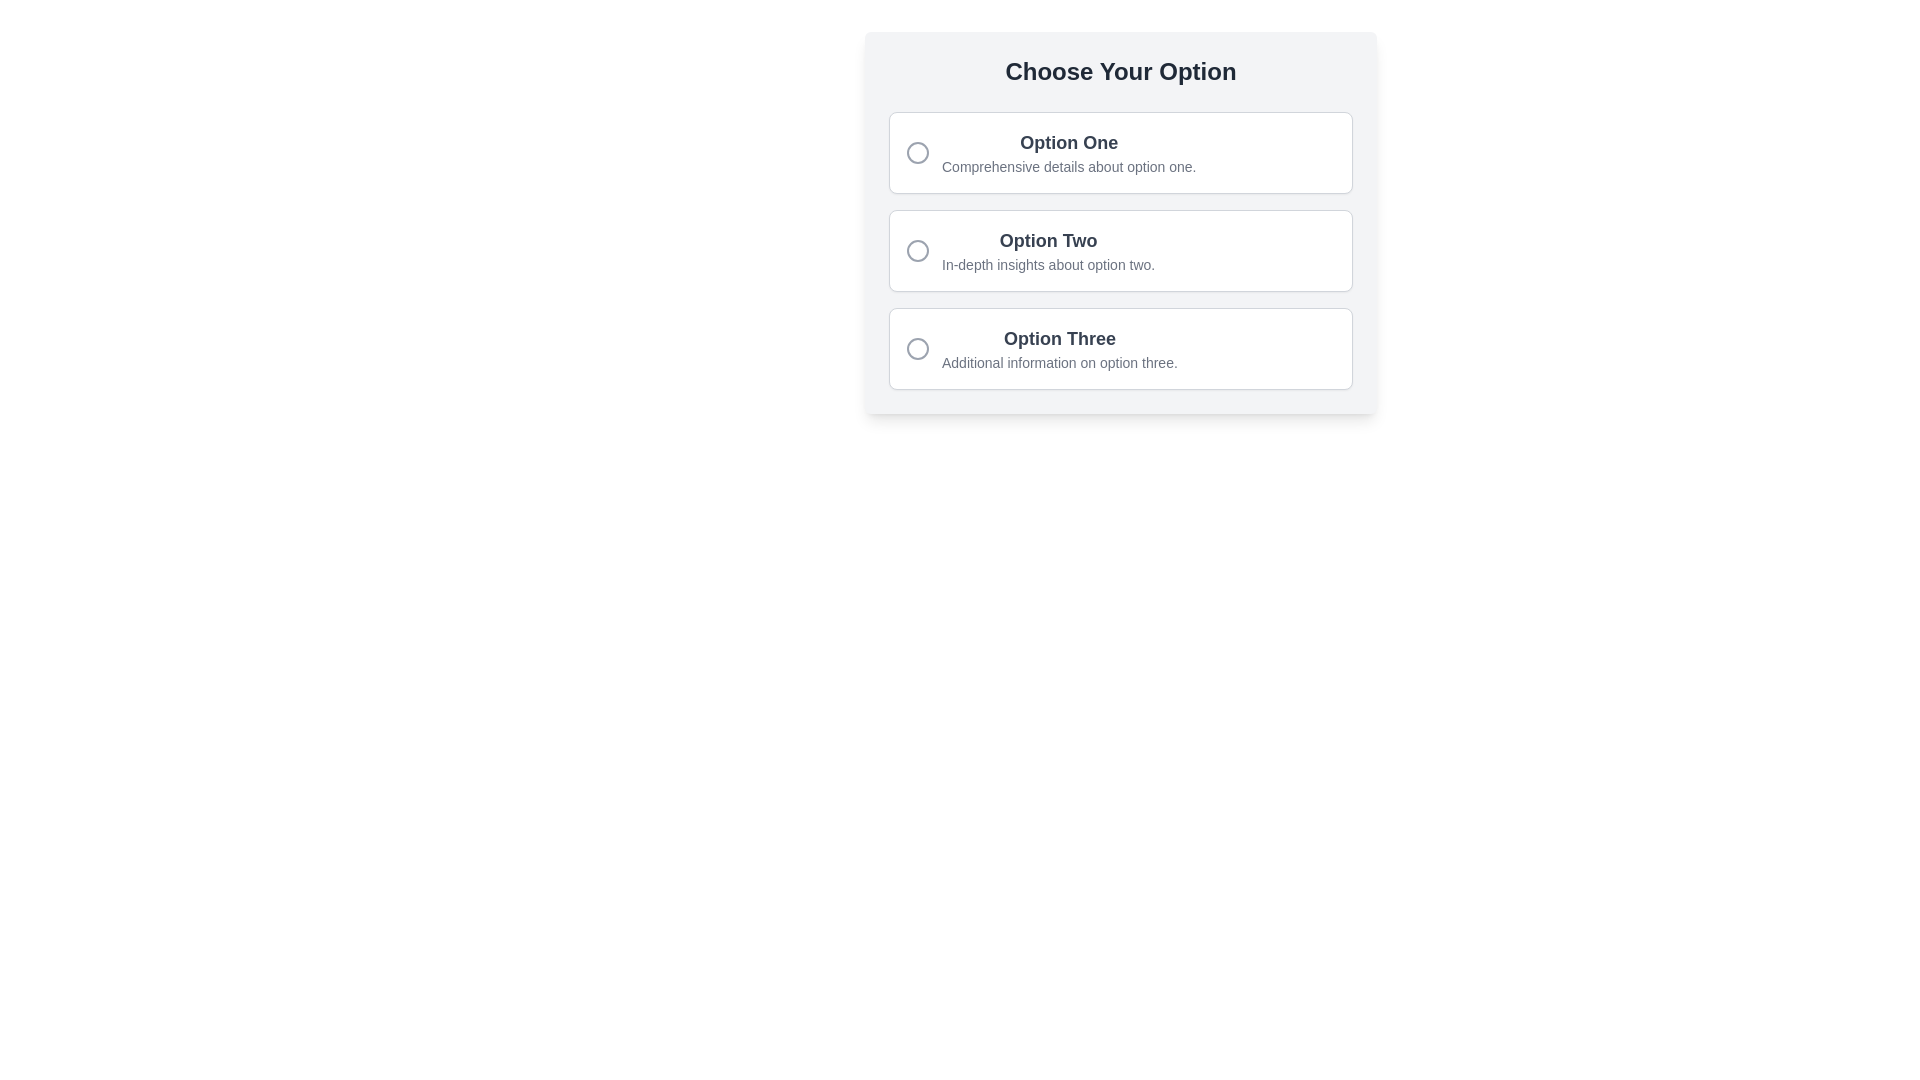 The image size is (1920, 1080). I want to click on the second radio button in a vertical list of options, which is located below 'Option One' and above 'Option Three', so click(1121, 249).